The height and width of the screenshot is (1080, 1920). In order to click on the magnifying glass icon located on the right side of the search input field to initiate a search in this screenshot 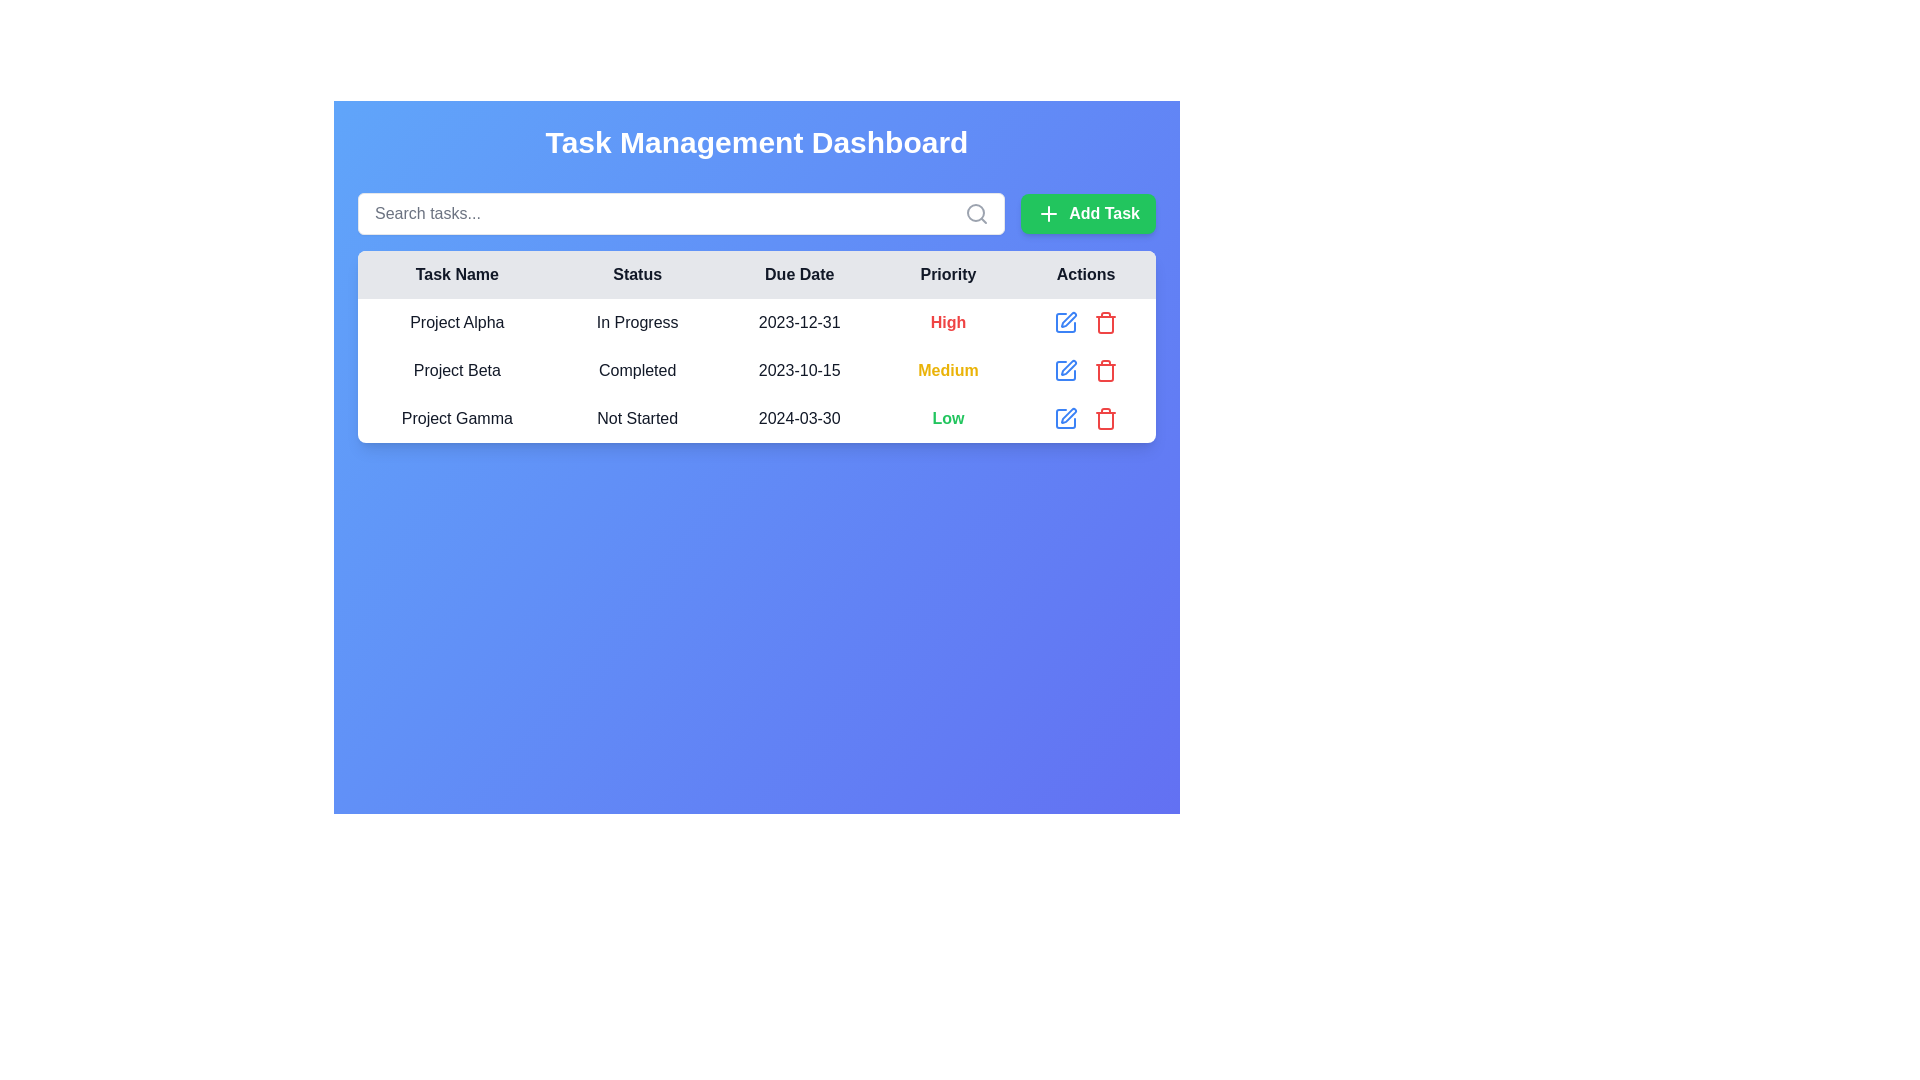, I will do `click(977, 213)`.